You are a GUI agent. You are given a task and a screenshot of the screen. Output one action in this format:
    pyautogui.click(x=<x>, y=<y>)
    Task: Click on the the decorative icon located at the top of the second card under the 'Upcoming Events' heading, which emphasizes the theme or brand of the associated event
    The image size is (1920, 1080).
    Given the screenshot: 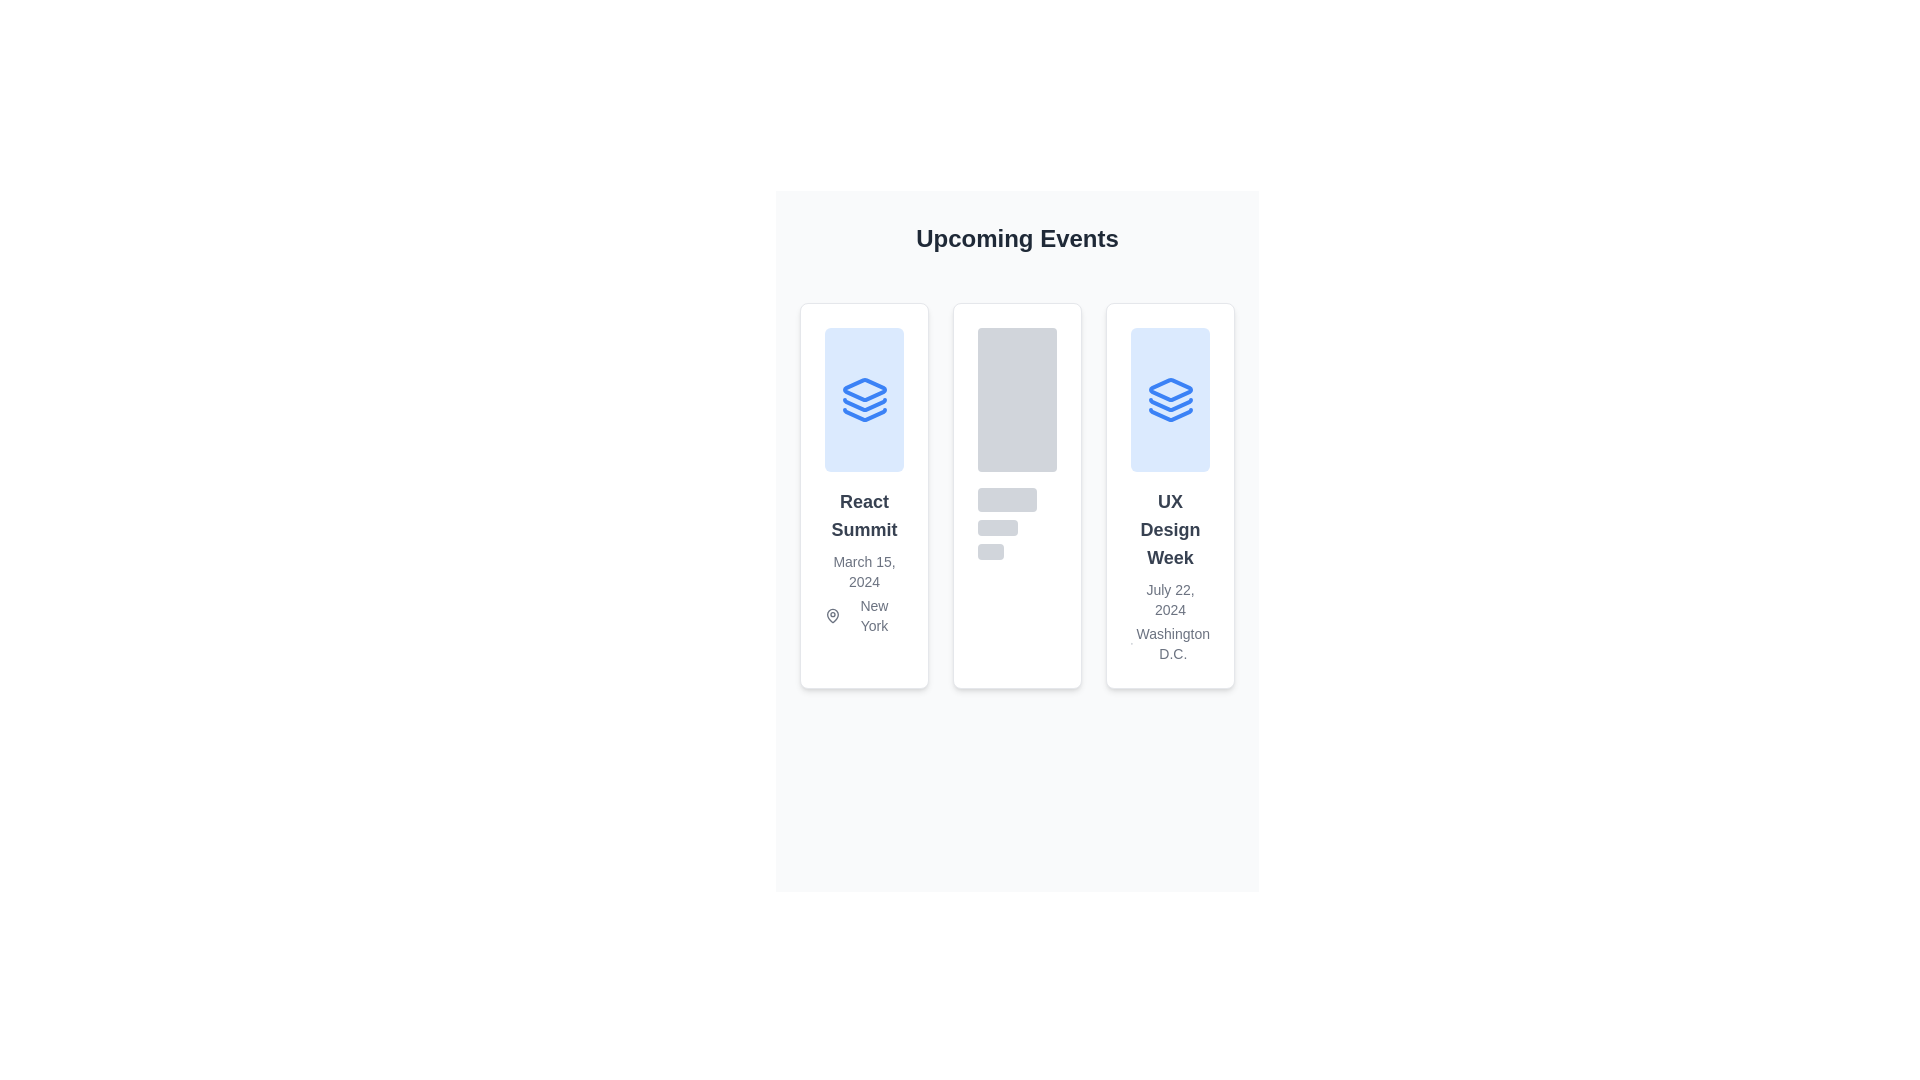 What is the action you would take?
    pyautogui.click(x=1170, y=400)
    